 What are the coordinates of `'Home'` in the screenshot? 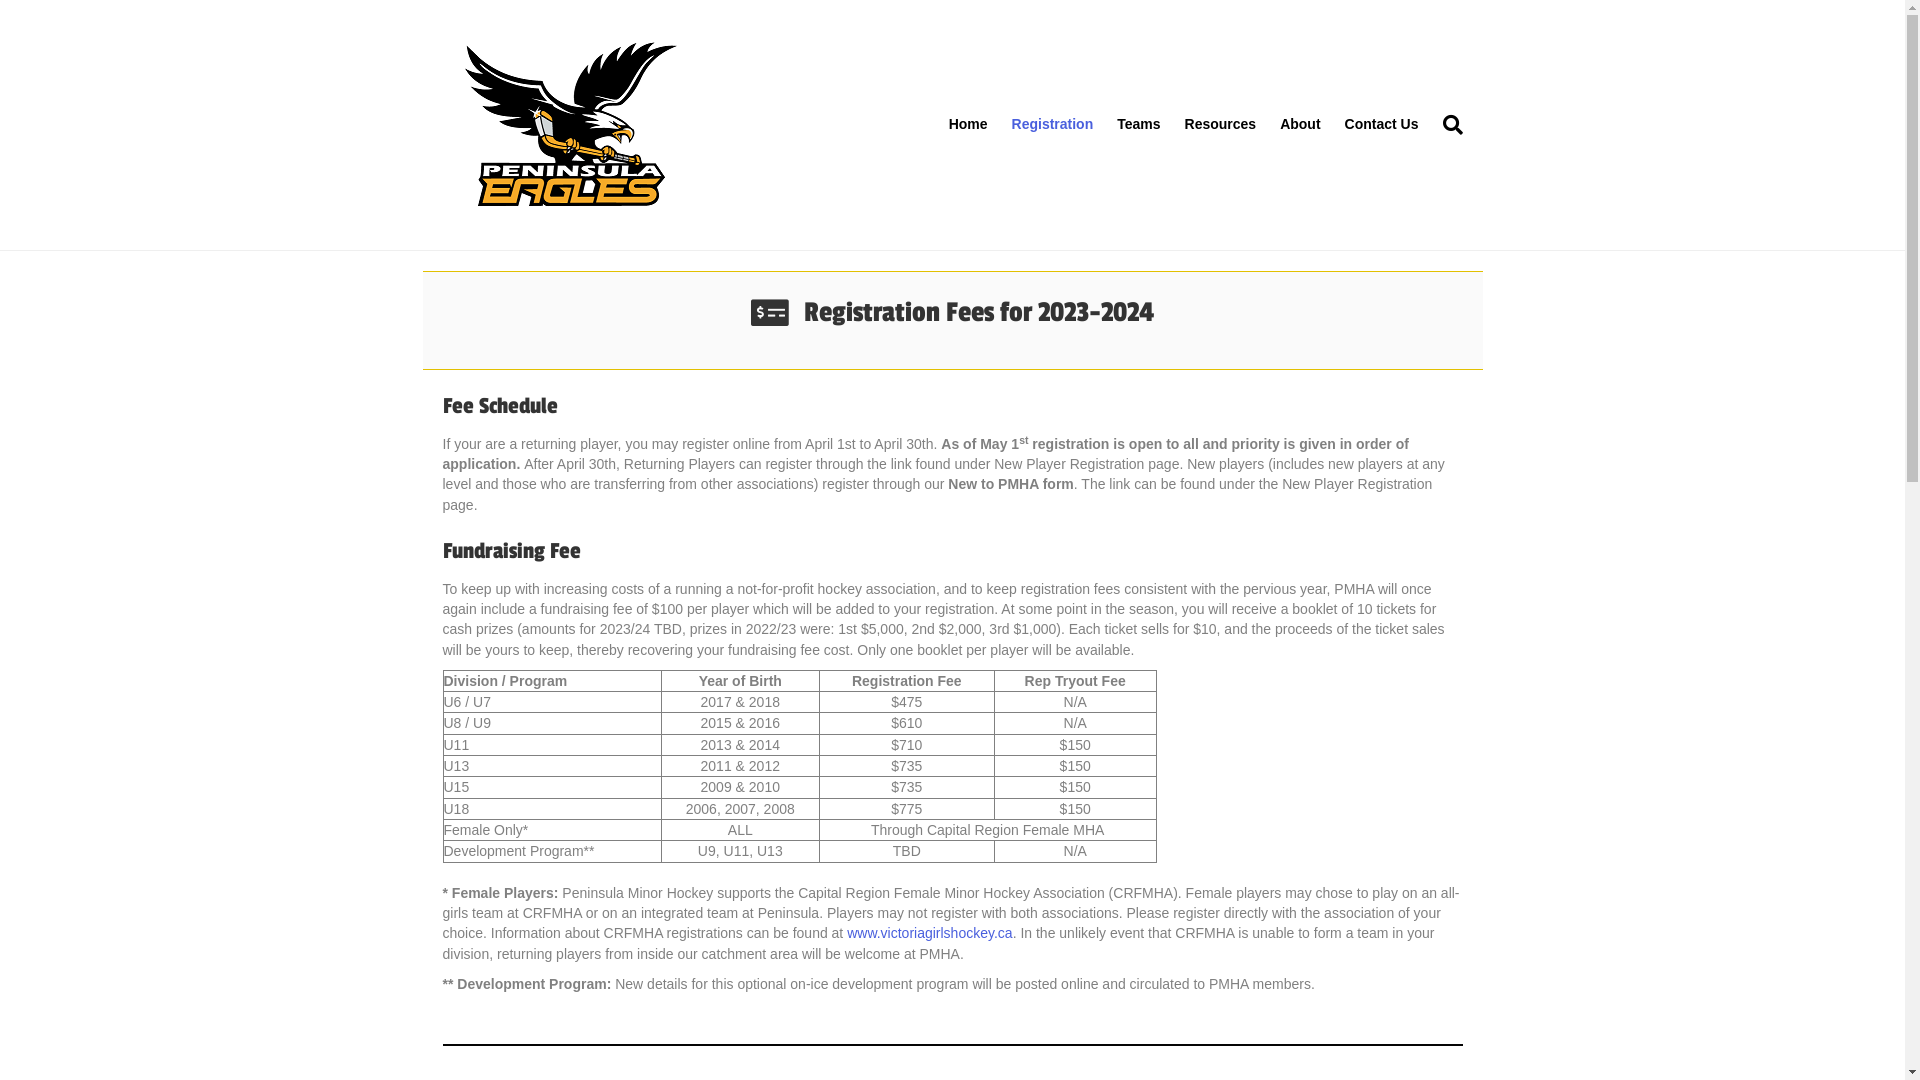 It's located at (968, 124).